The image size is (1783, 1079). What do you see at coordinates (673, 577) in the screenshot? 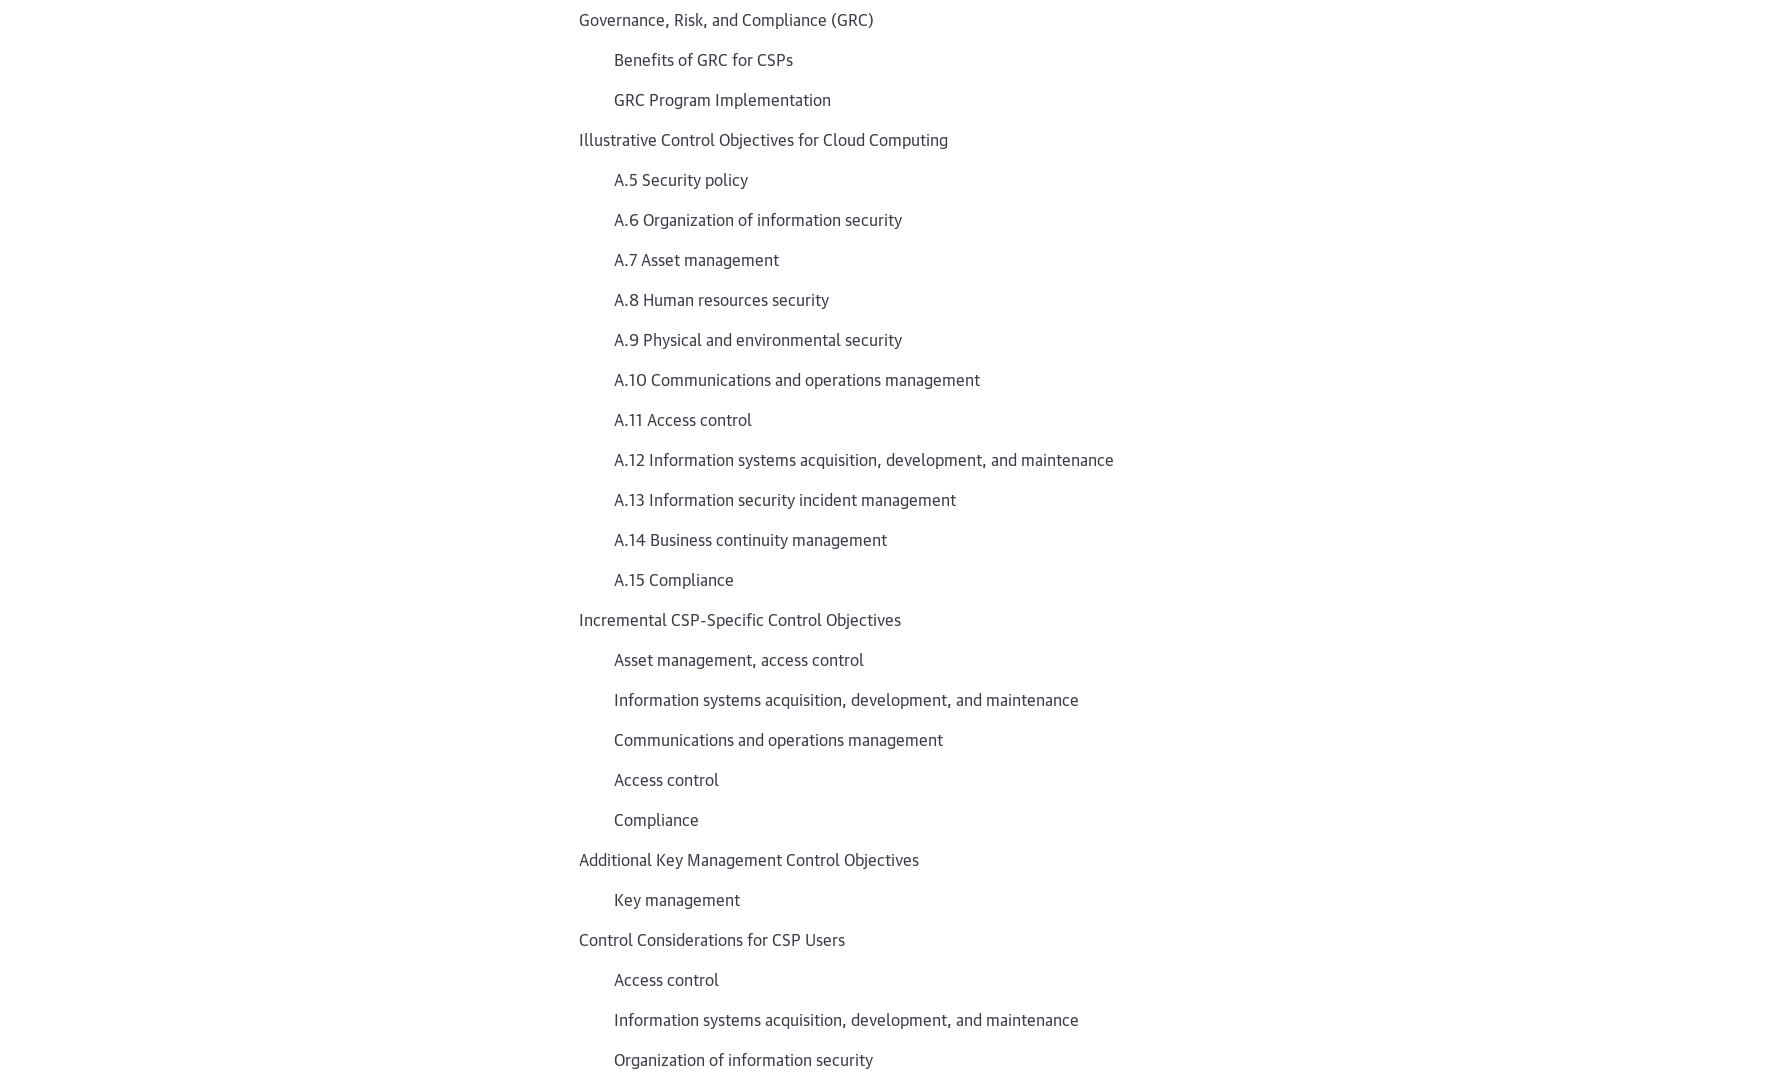
I see `'A.15 Compliance'` at bounding box center [673, 577].